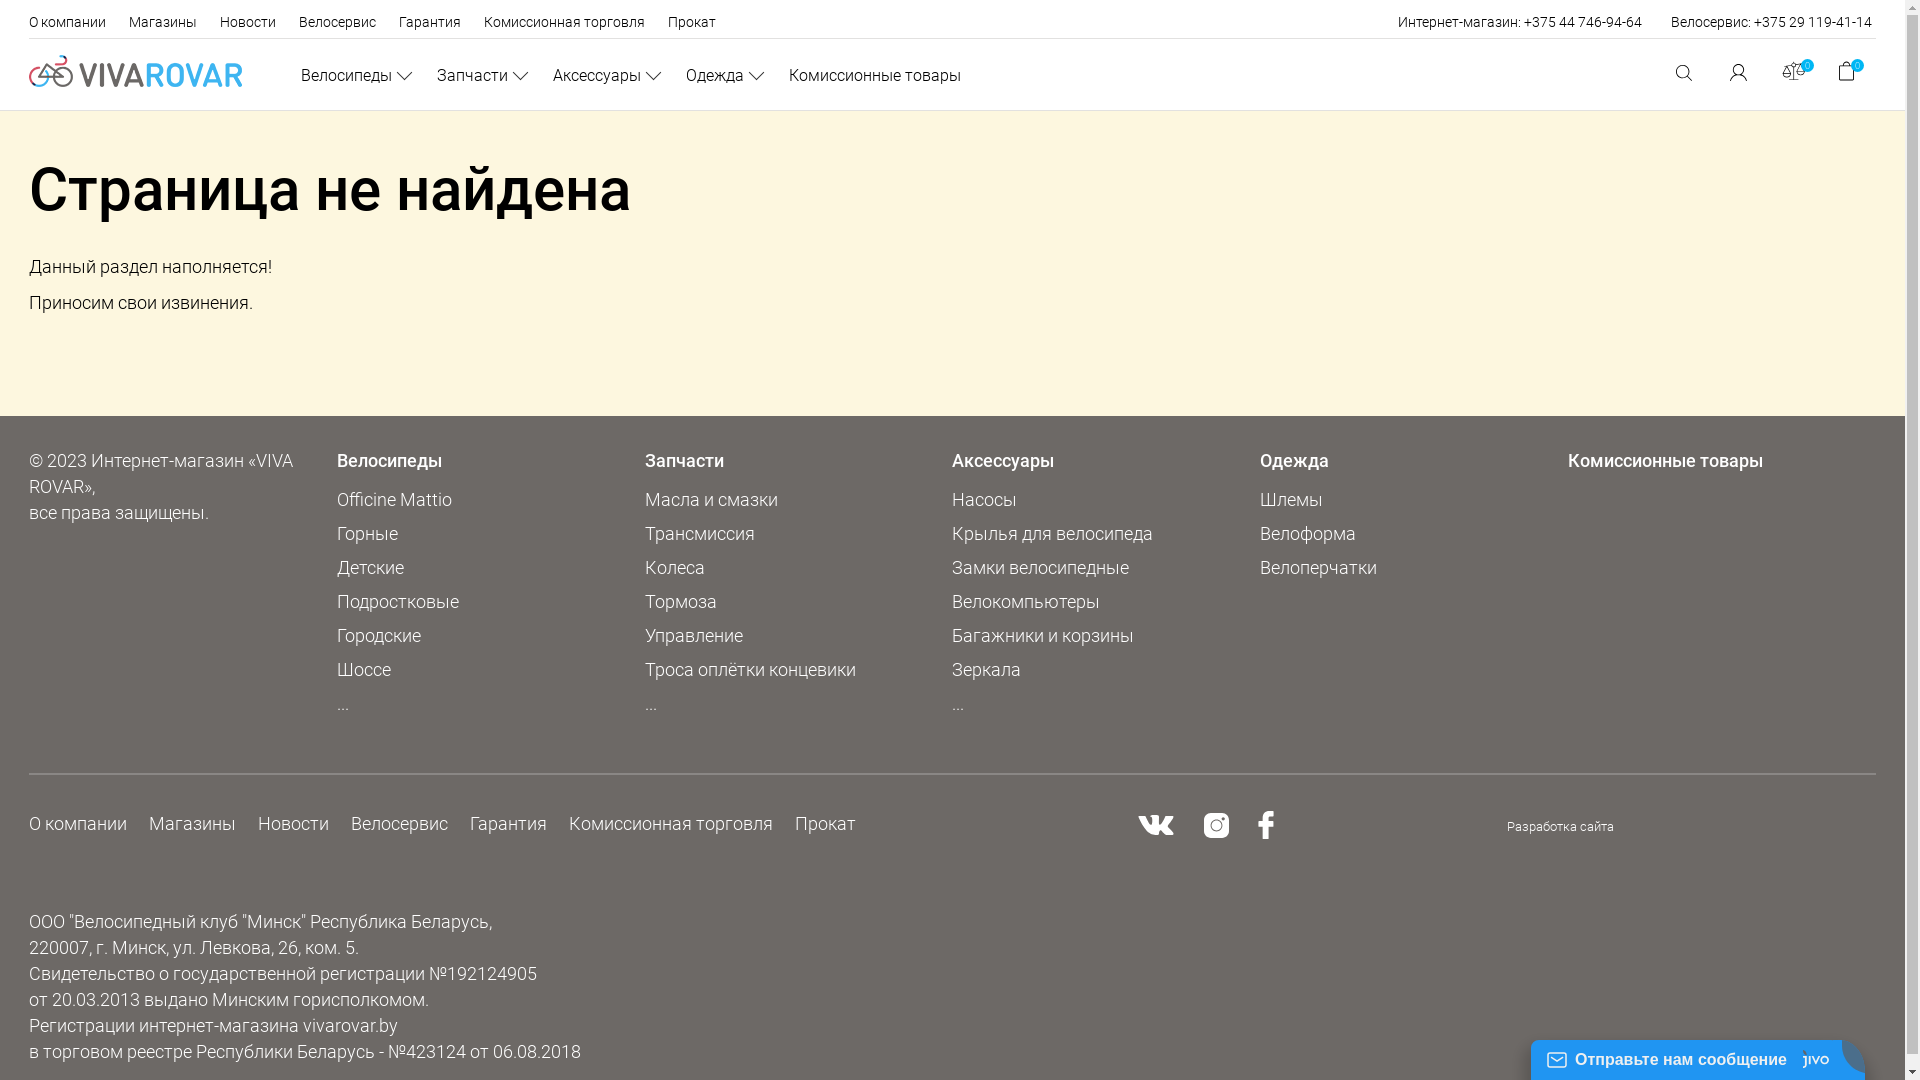 The image size is (1920, 1080). Describe the element at coordinates (644, 703) in the screenshot. I see `'...'` at that location.